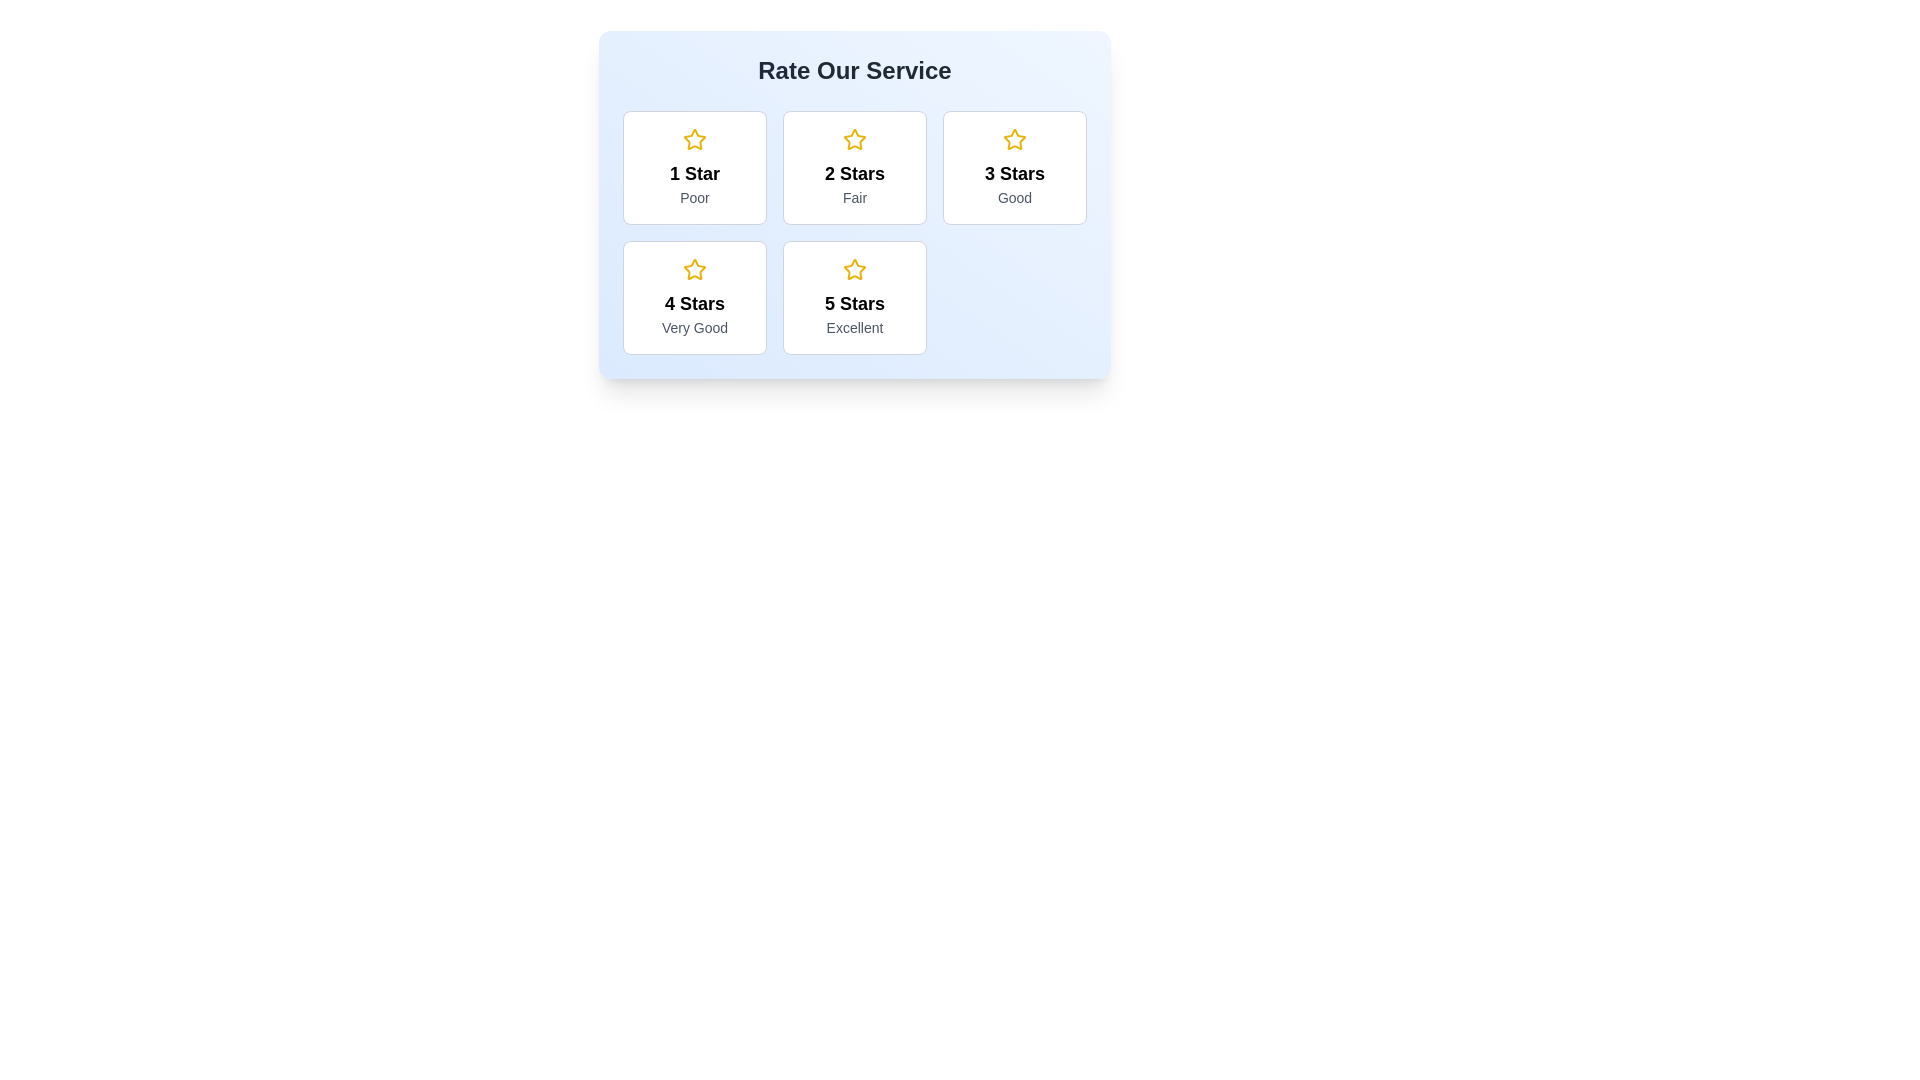 Image resolution: width=1920 pixels, height=1080 pixels. I want to click on the informational label displaying a rating of 2 stars, located in the second column of a 3x2 star rating grid, so click(854, 172).